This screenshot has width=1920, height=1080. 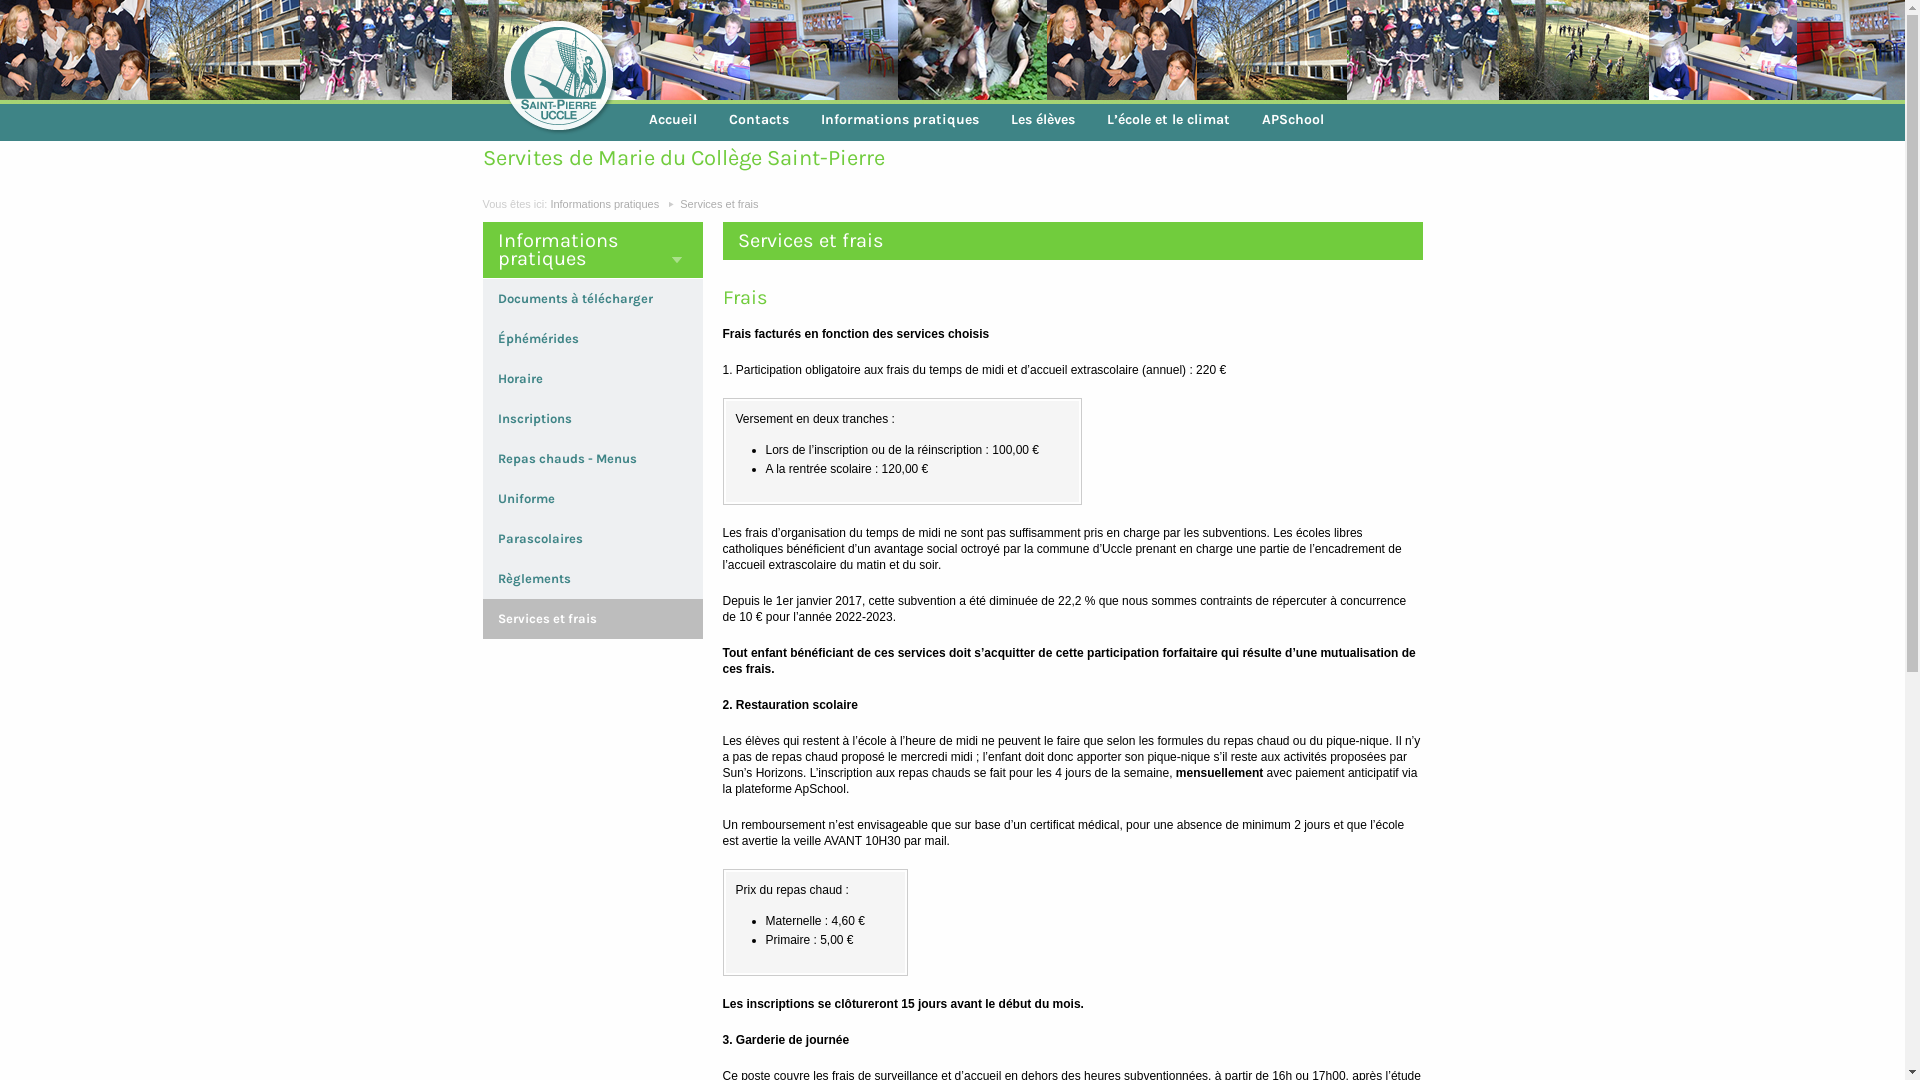 I want to click on 'Inscriptions', so click(x=534, y=417).